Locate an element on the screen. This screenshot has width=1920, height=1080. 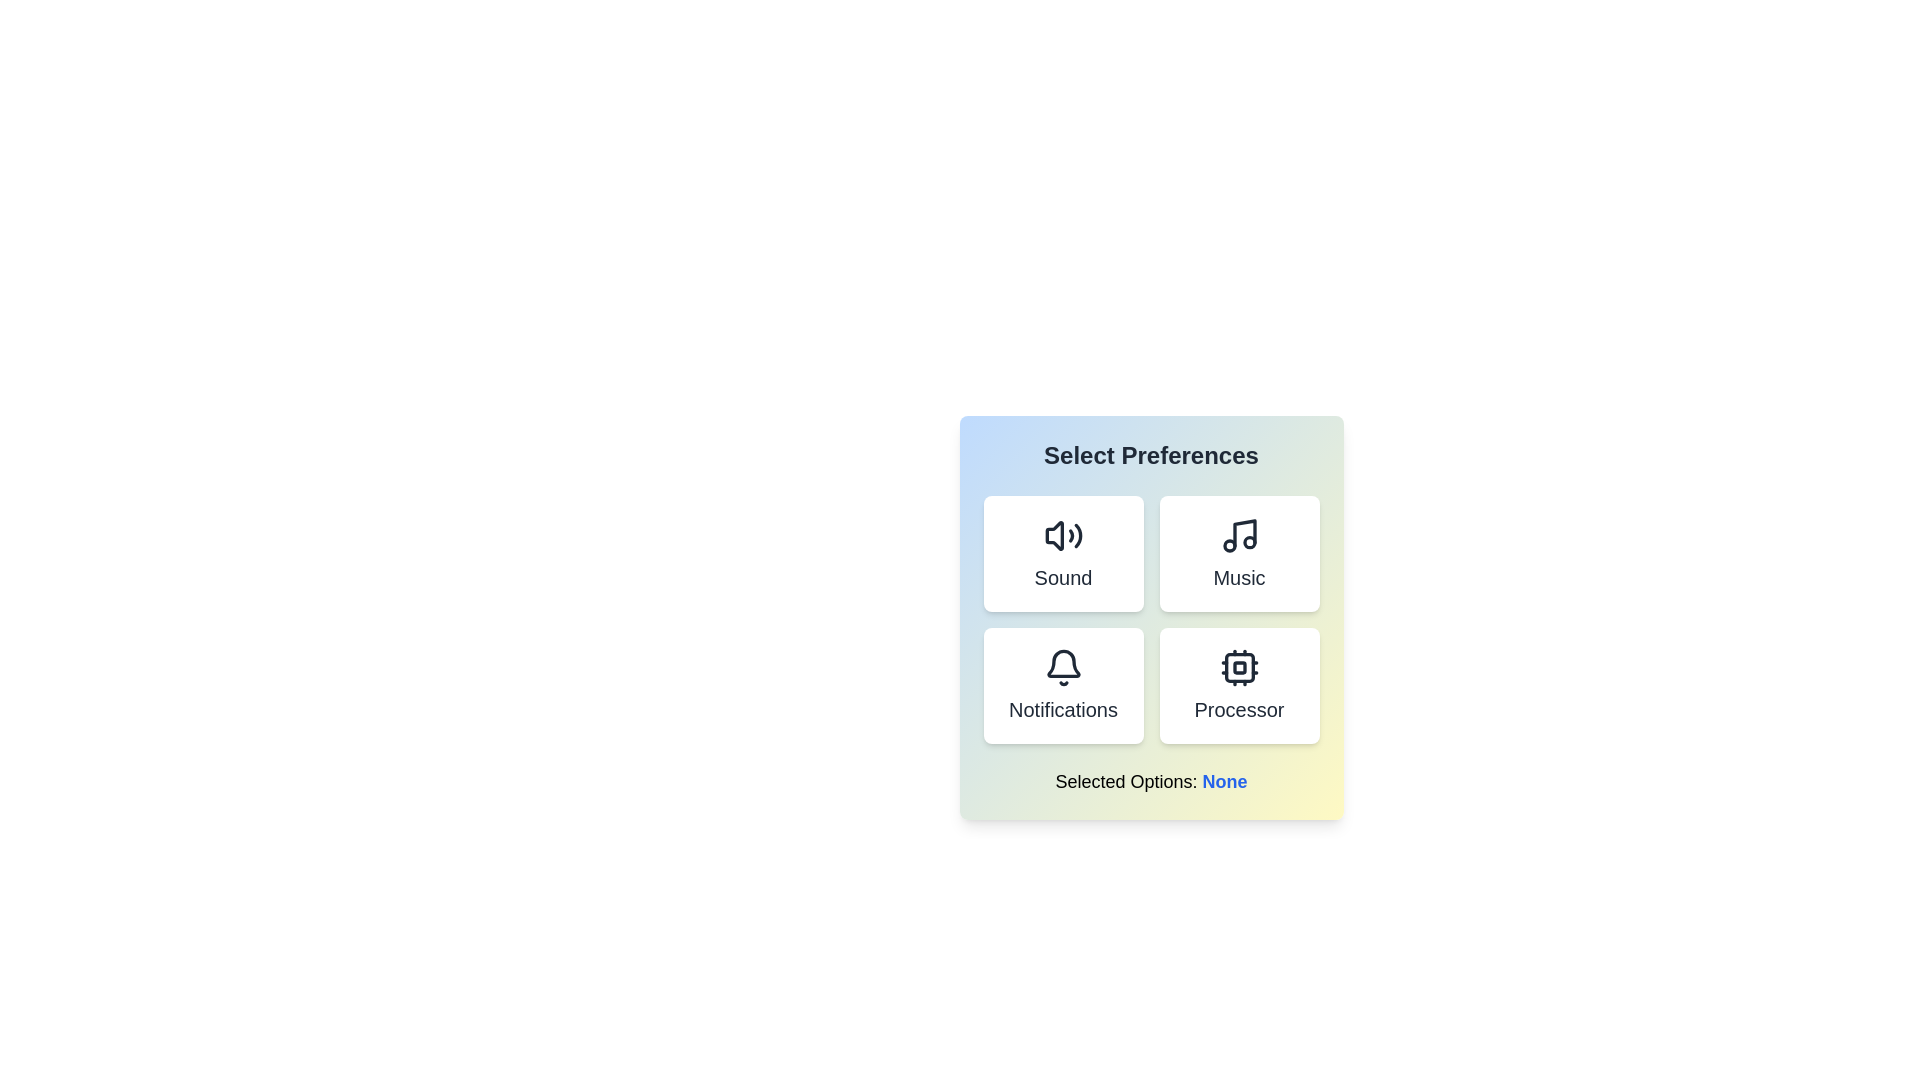
the preference Sound is located at coordinates (1062, 554).